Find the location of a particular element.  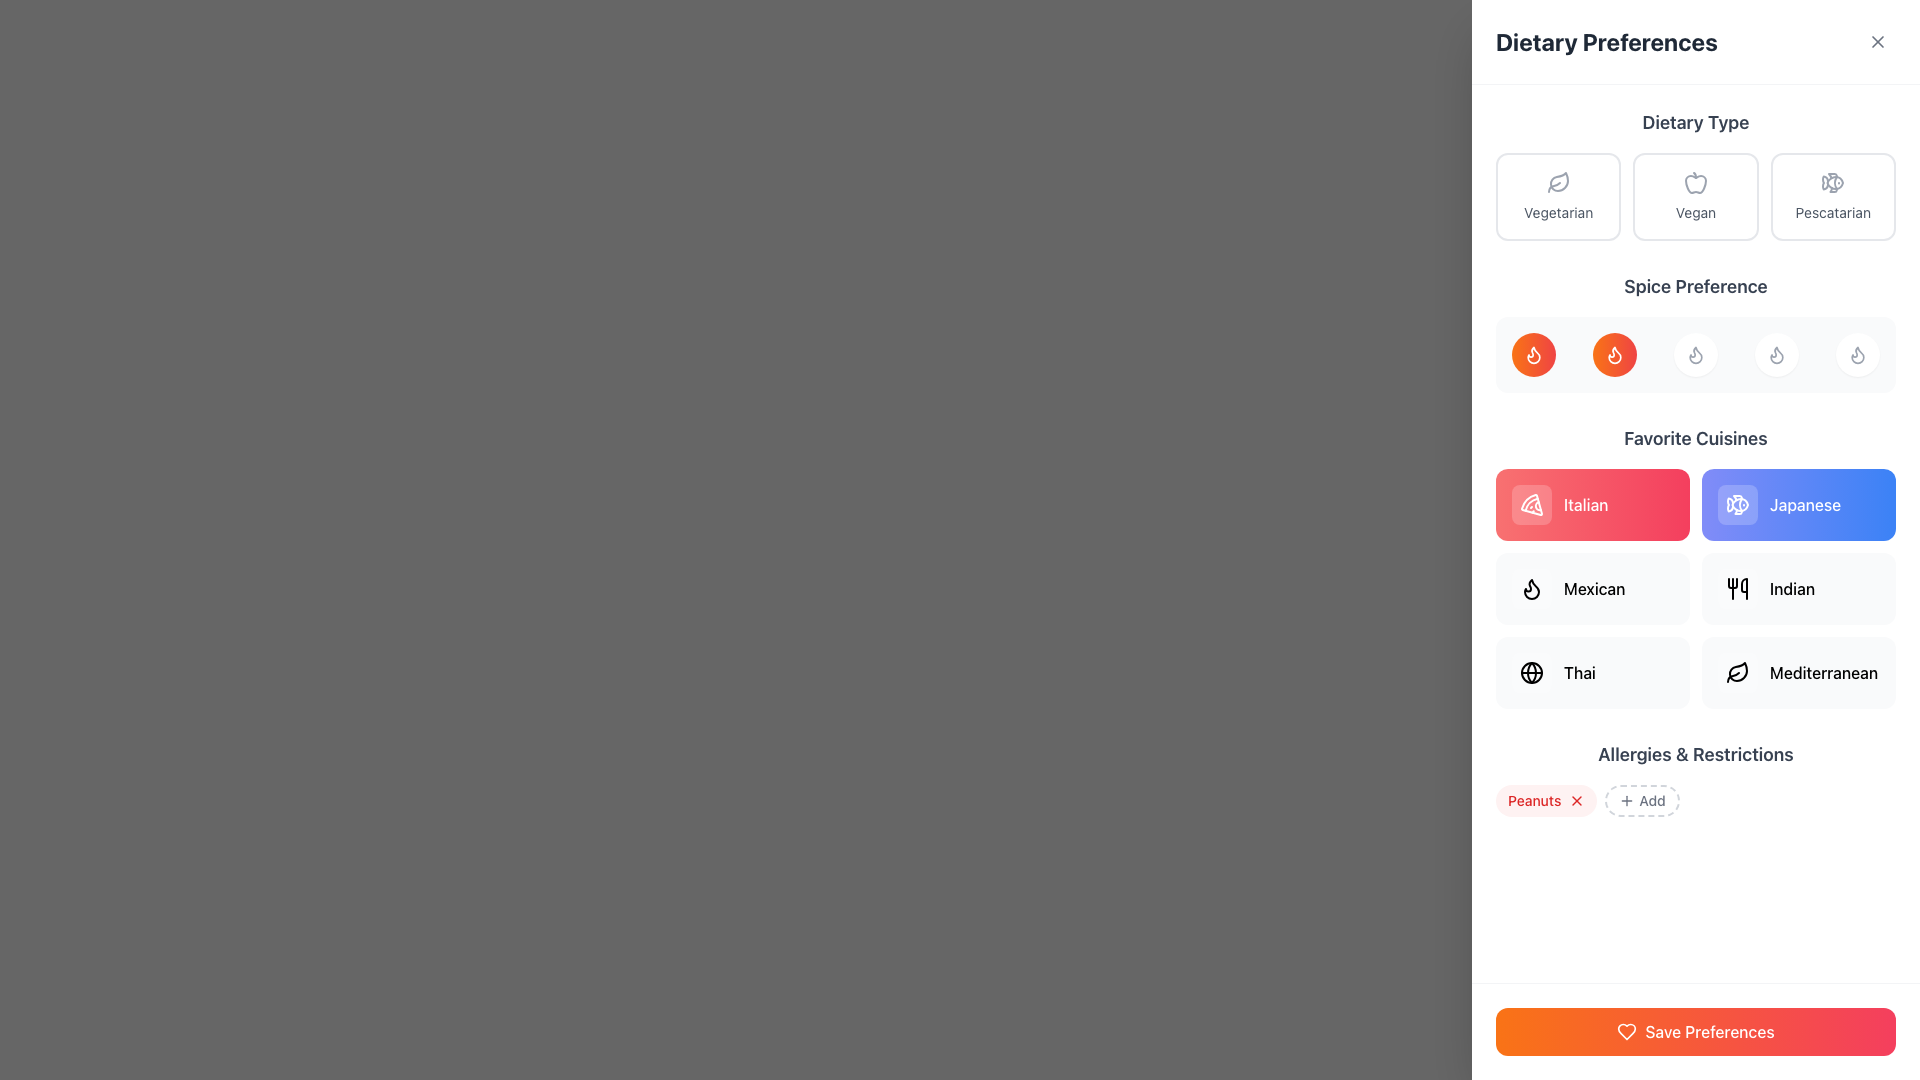

the utensils icon located in the top-right corner of the interface, which is within a circular button with a gradient background next to the title 'Dietary Preferences' is located at coordinates (1879, 39).